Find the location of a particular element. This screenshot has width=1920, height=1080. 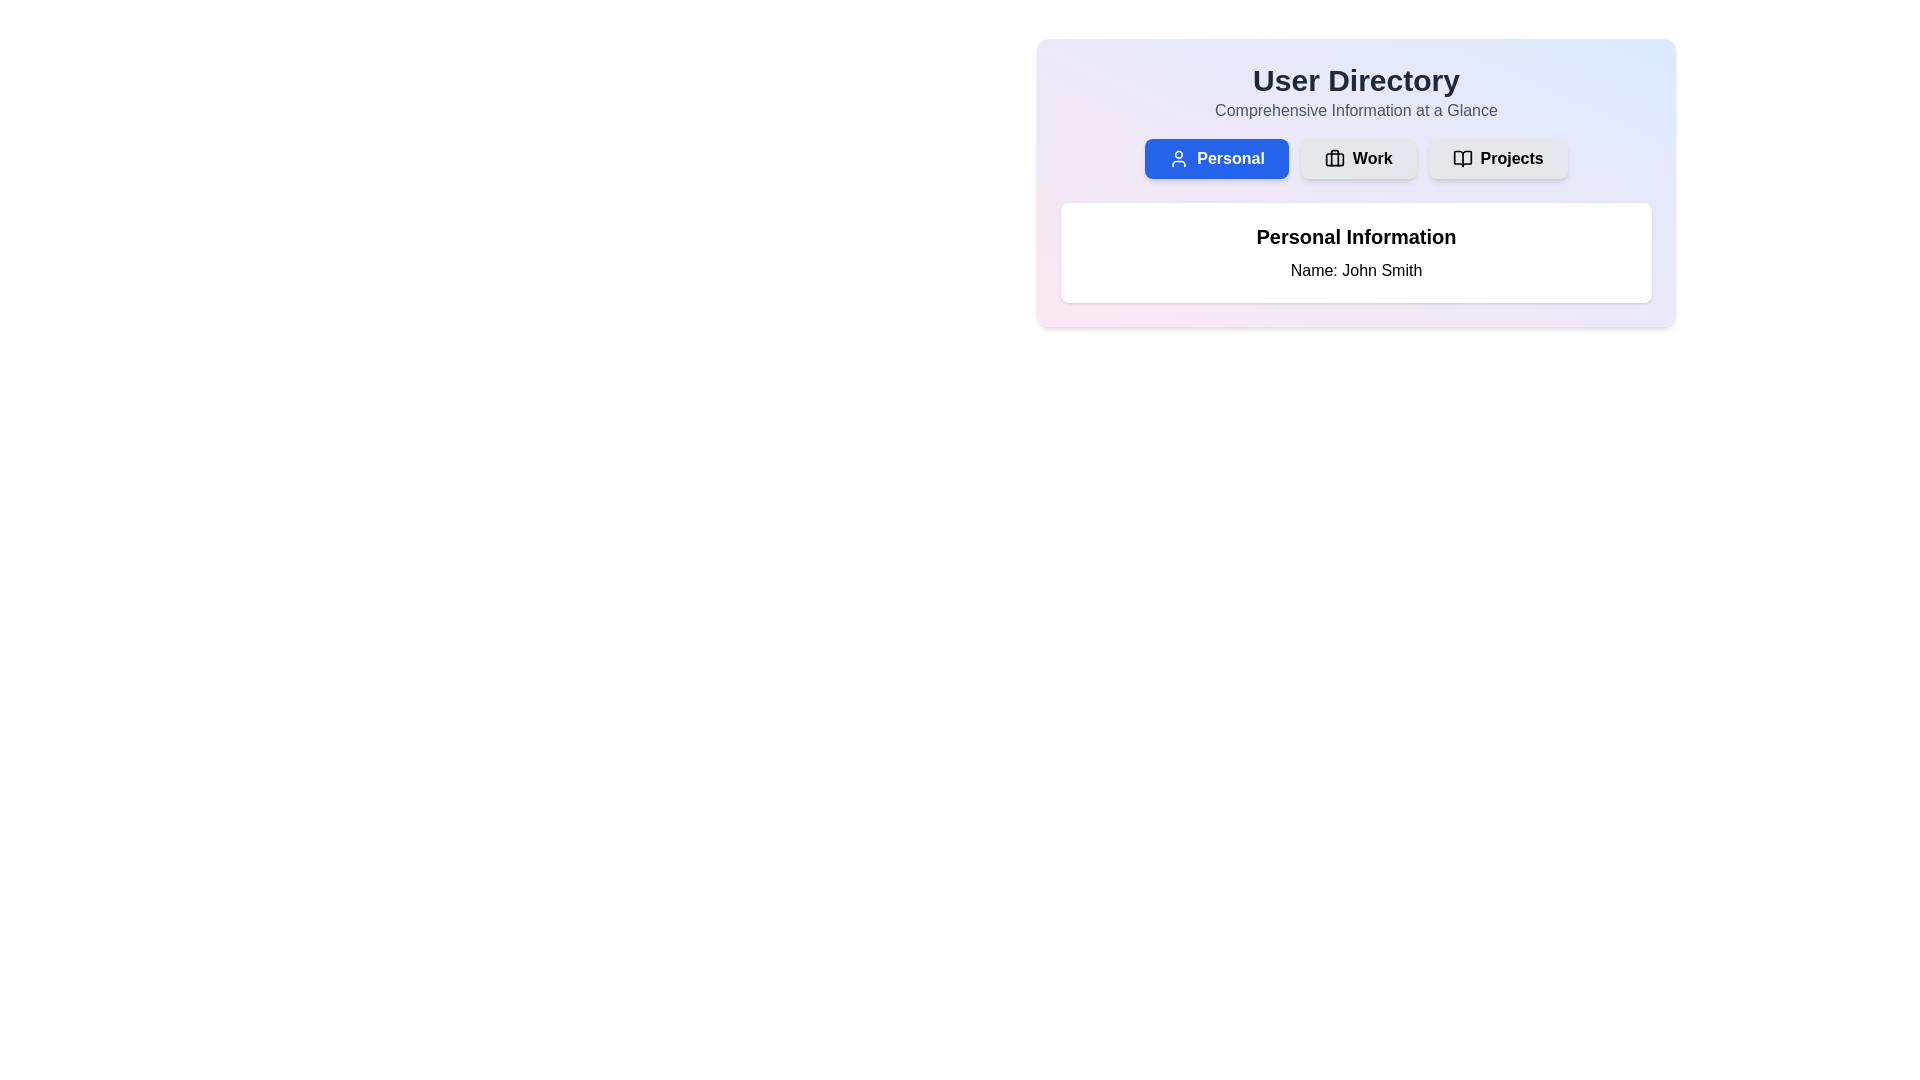

the decorative part of the briefcase icon that symbolizes the 'Work' category in the interface is located at coordinates (1334, 157).